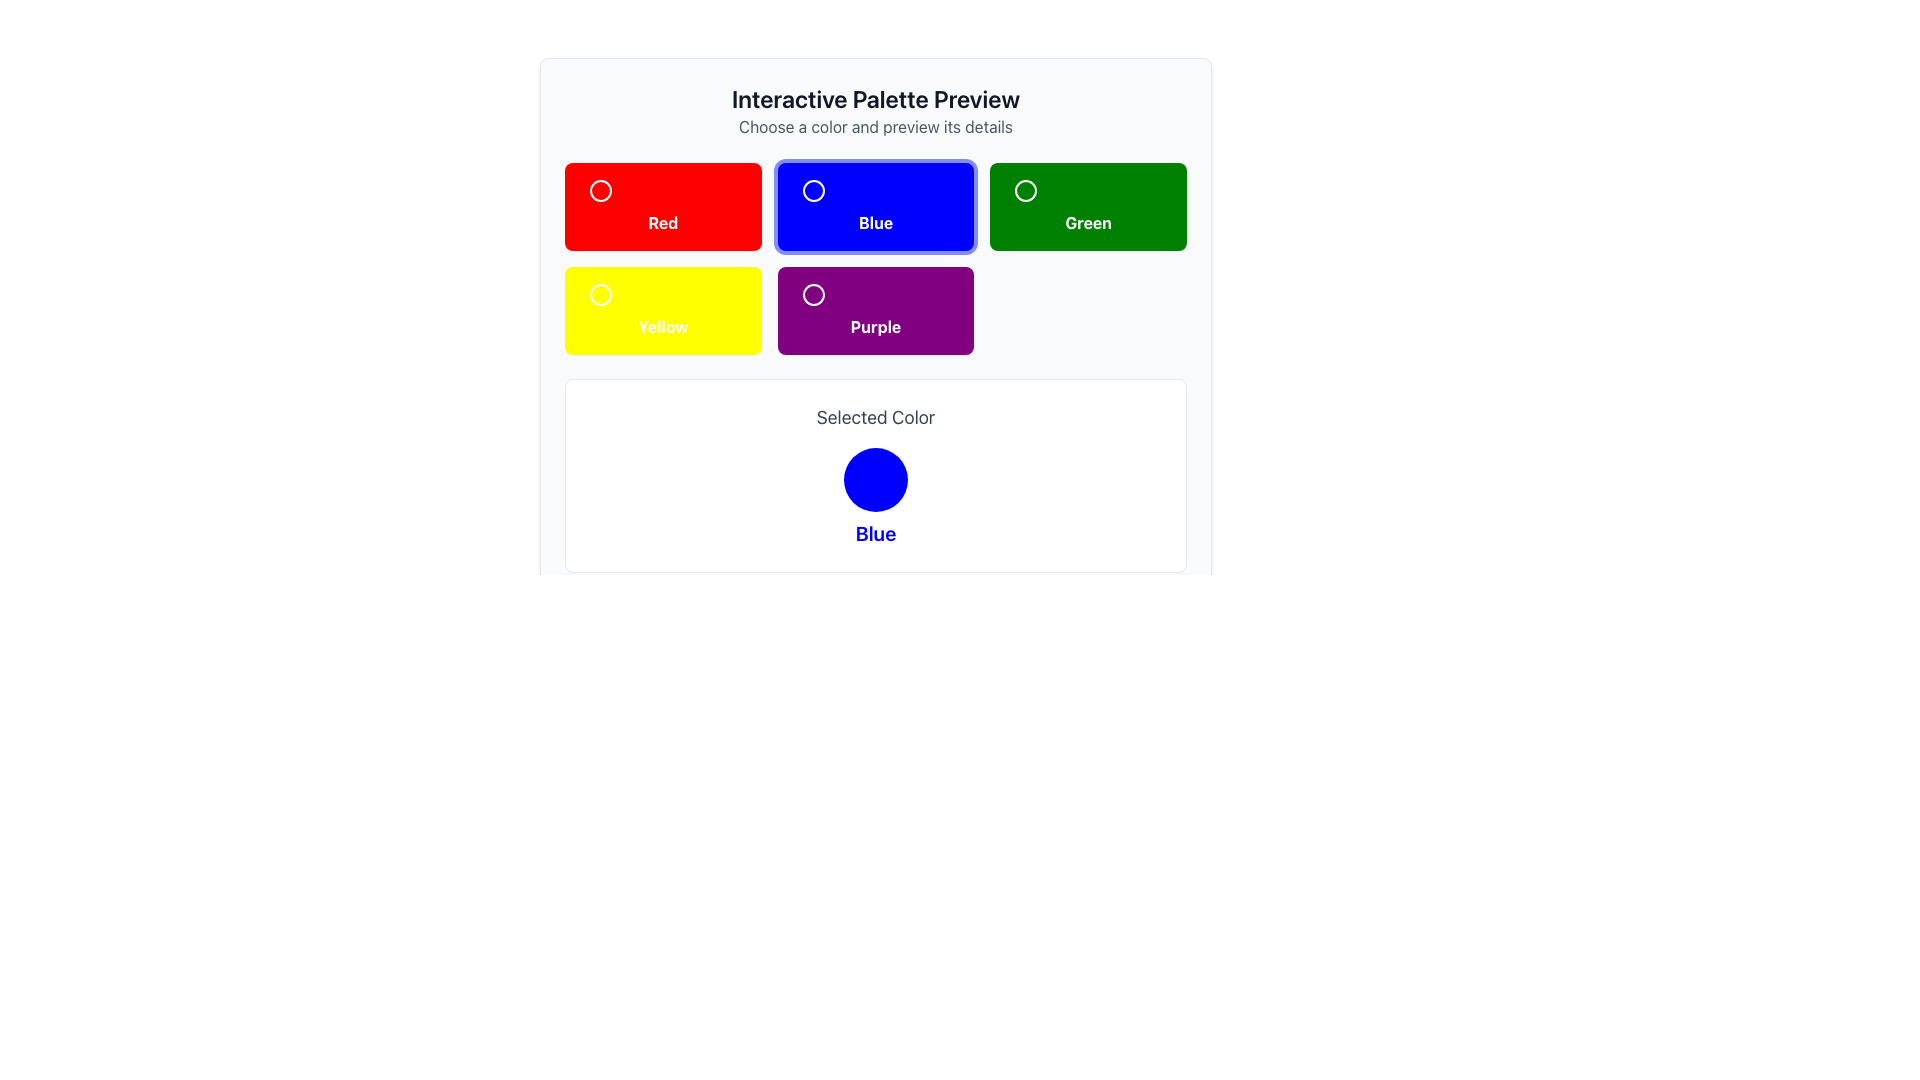 This screenshot has height=1080, width=1920. I want to click on the hollow circle icon with a yellow background and white border located within the 'Yellow' color option box in the interactive palette, so click(599, 294).